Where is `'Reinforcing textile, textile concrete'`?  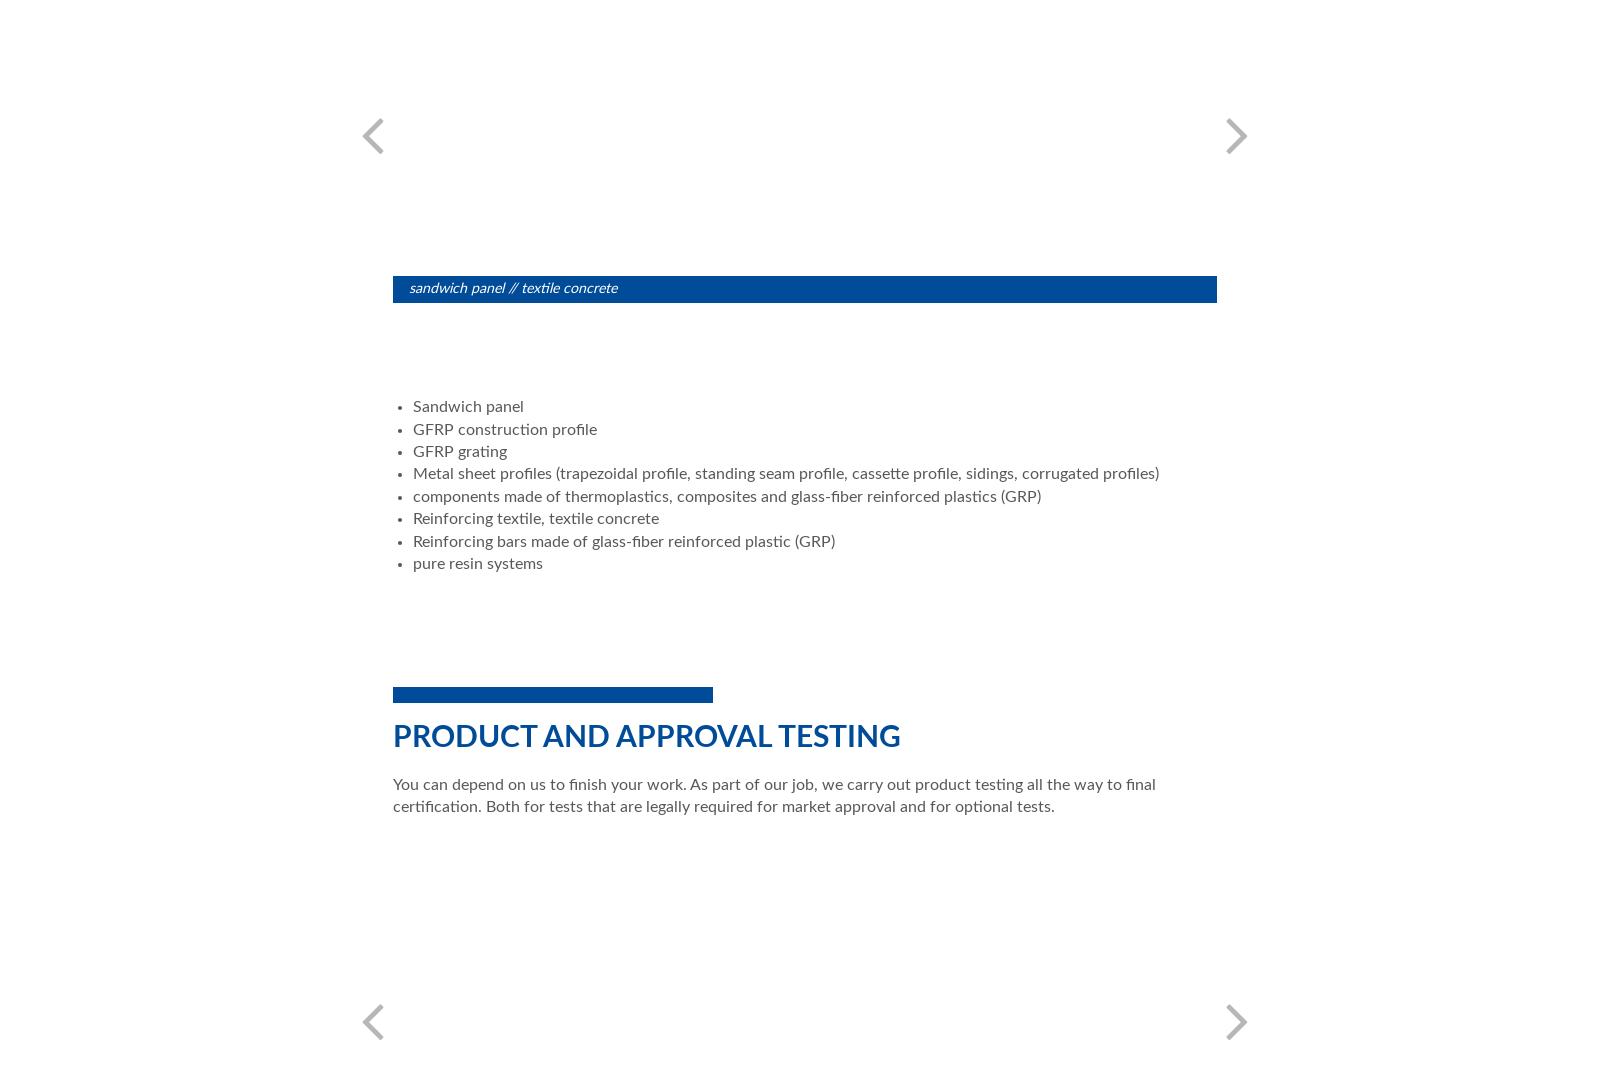
'Reinforcing textile, textile concrete' is located at coordinates (411, 517).